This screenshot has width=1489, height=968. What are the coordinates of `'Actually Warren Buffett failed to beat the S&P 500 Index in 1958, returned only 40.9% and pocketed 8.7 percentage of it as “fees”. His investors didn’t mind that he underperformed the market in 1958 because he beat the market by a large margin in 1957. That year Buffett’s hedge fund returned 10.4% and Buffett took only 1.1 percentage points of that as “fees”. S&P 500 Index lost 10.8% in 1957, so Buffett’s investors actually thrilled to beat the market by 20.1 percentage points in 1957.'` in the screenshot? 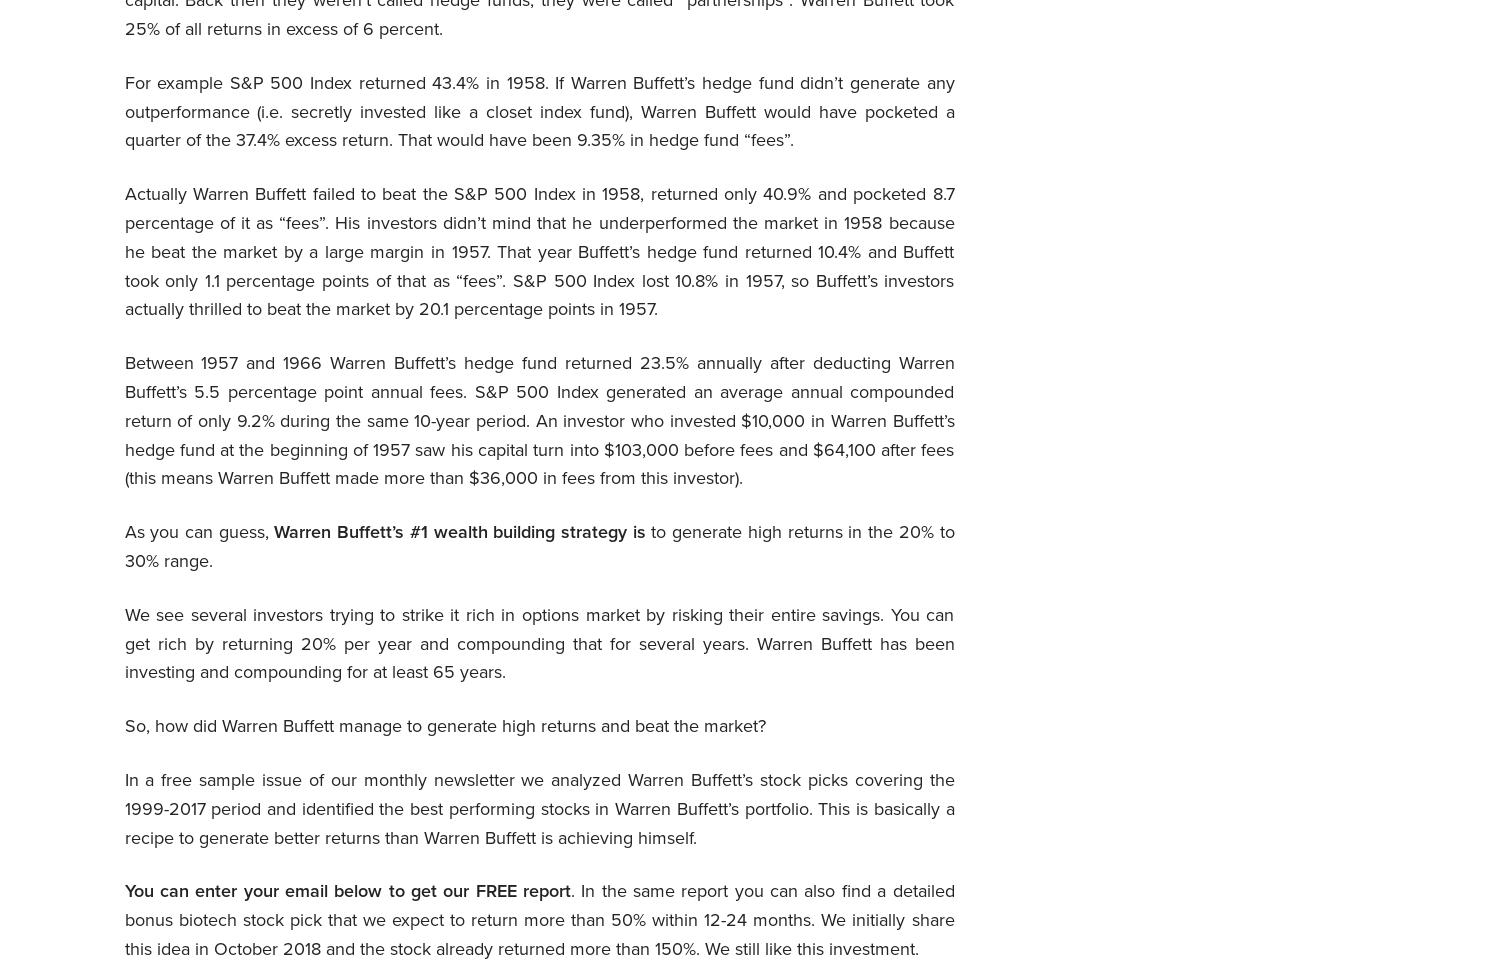 It's located at (539, 251).